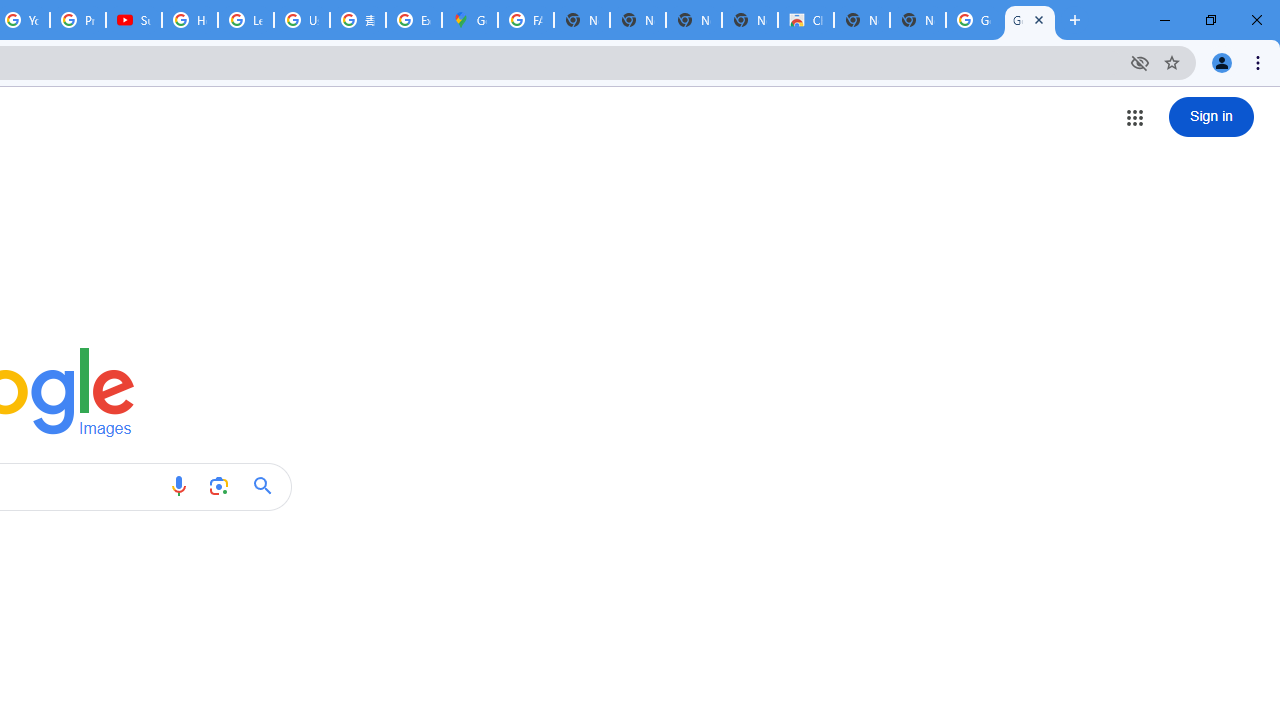 This screenshot has height=720, width=1280. What do you see at coordinates (190, 20) in the screenshot?
I see `'How Chrome protects your passwords - Google Chrome Help'` at bounding box center [190, 20].